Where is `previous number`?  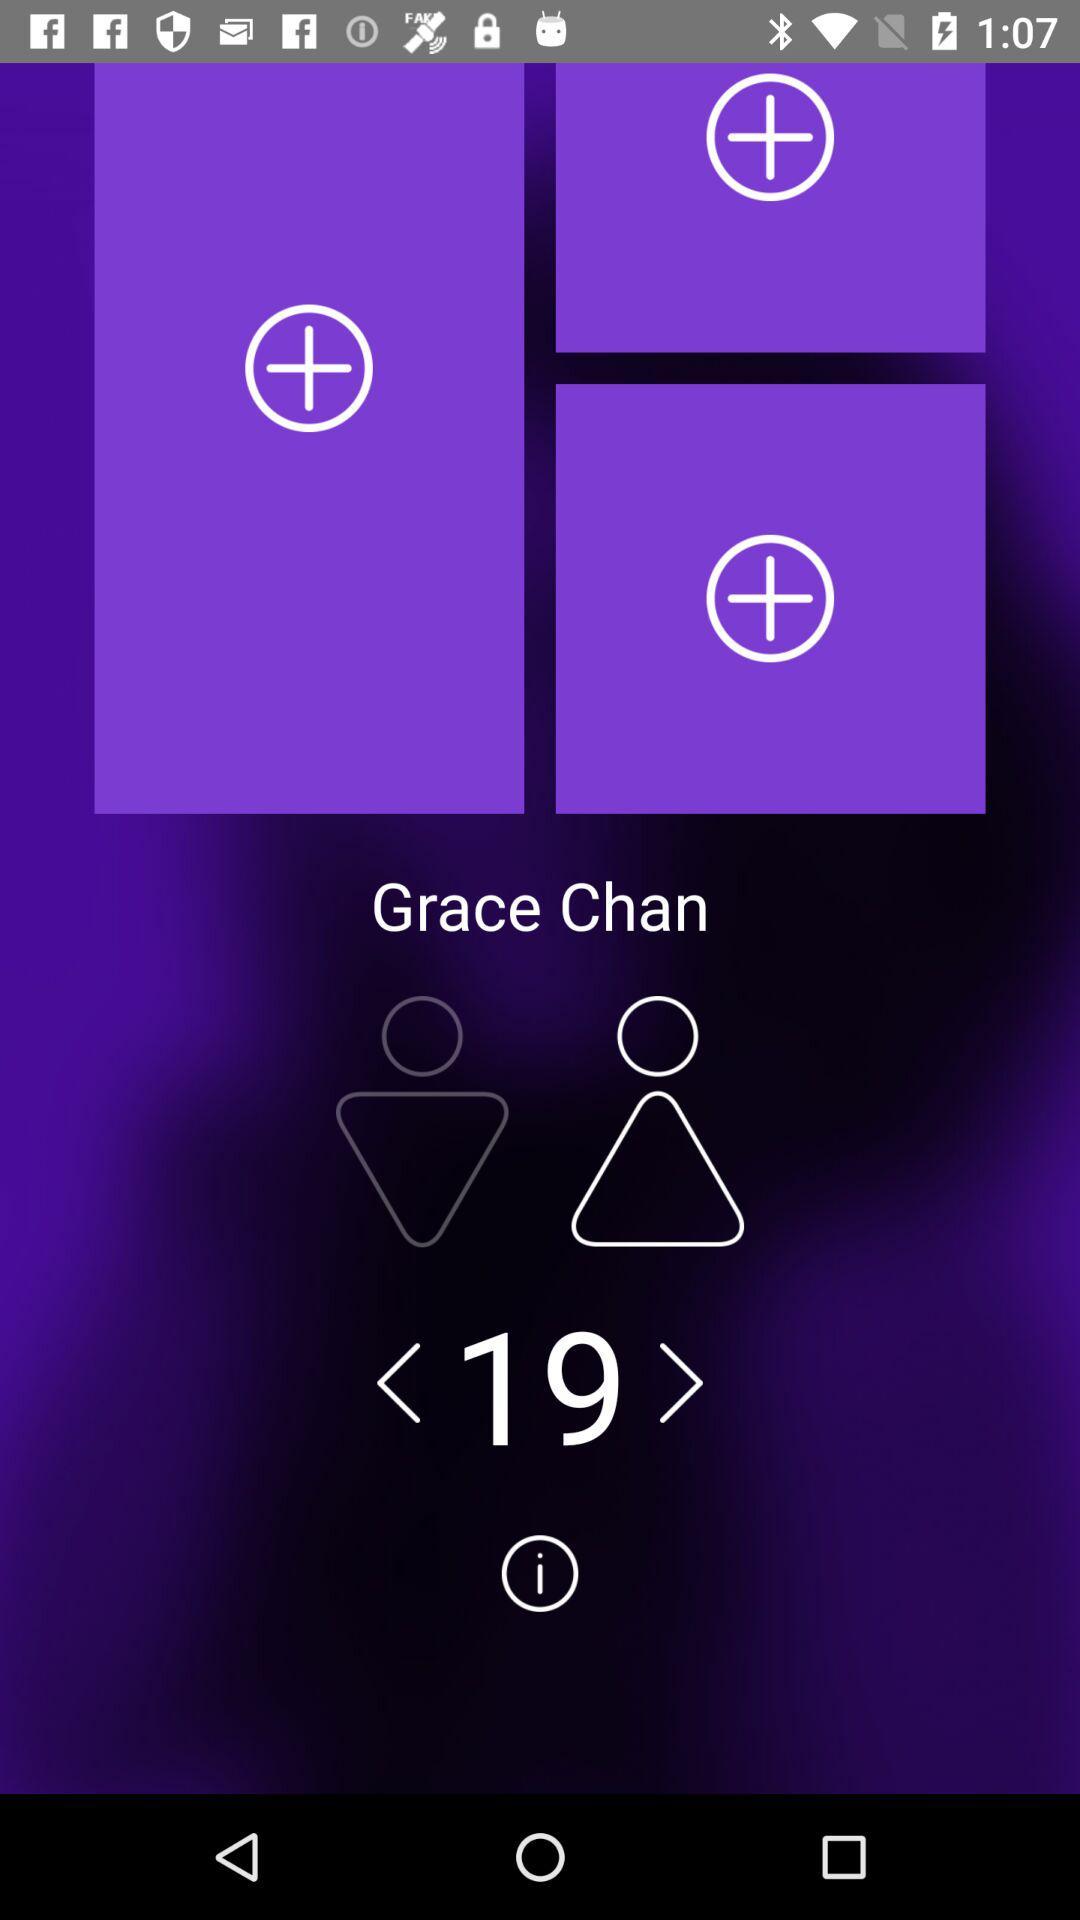 previous number is located at coordinates (398, 1381).